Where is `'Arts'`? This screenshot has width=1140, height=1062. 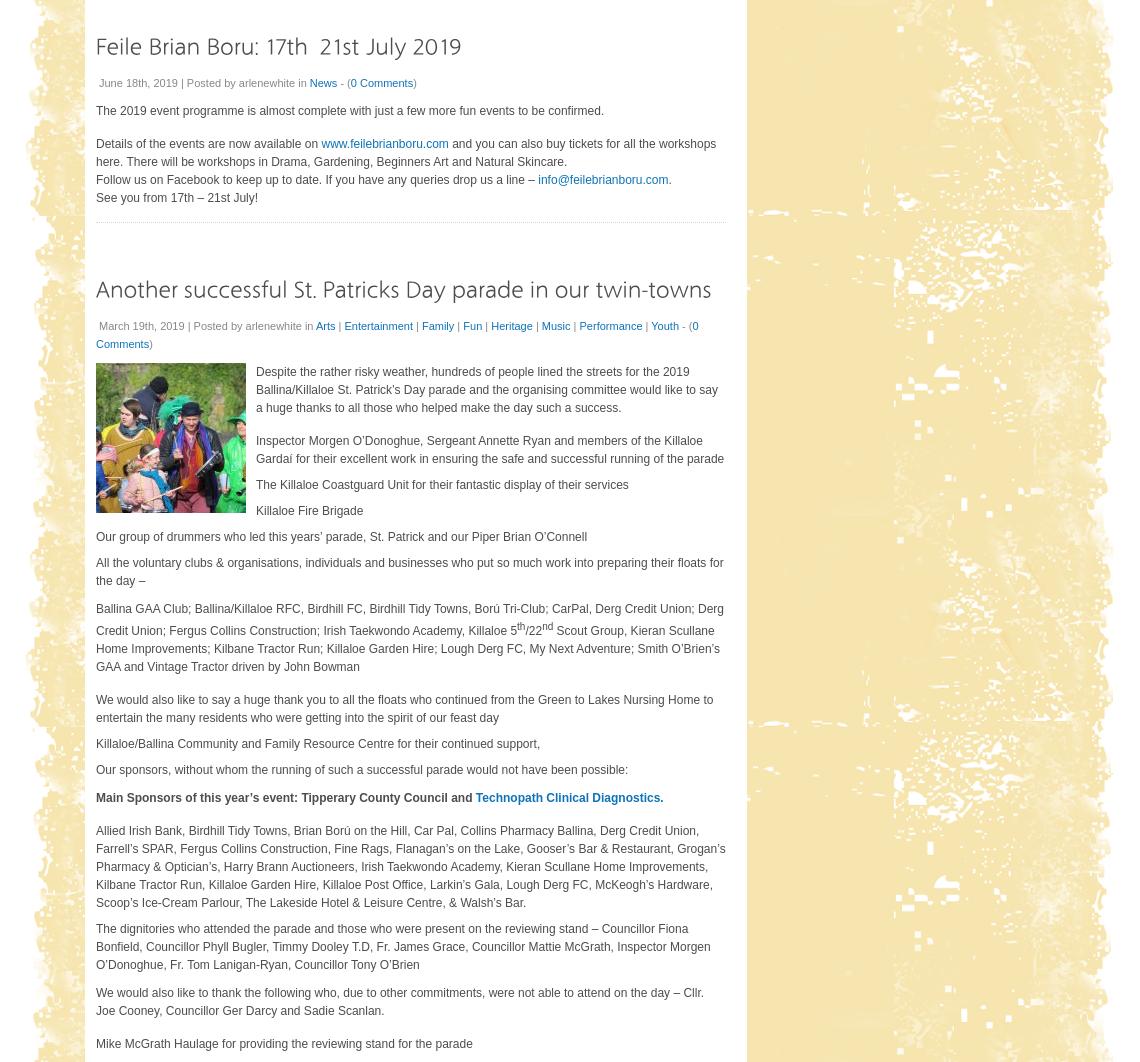 'Arts' is located at coordinates (325, 323).